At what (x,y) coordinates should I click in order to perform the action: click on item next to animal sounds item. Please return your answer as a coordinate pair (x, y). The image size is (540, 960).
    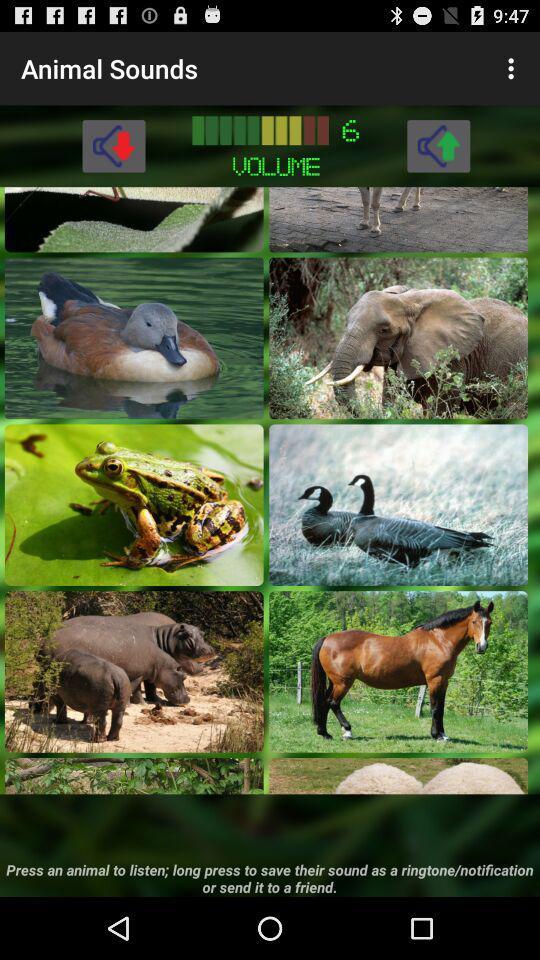
    Looking at the image, I should click on (513, 68).